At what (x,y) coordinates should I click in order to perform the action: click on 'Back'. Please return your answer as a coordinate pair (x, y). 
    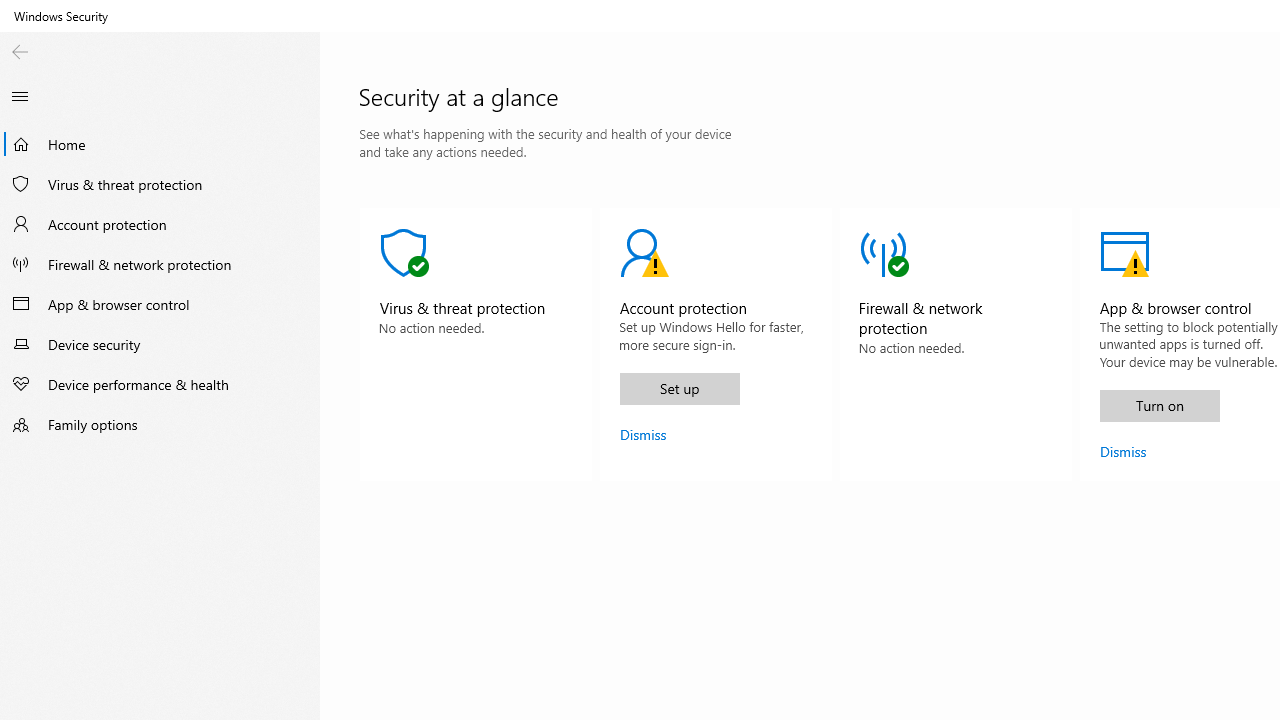
    Looking at the image, I should click on (19, 50).